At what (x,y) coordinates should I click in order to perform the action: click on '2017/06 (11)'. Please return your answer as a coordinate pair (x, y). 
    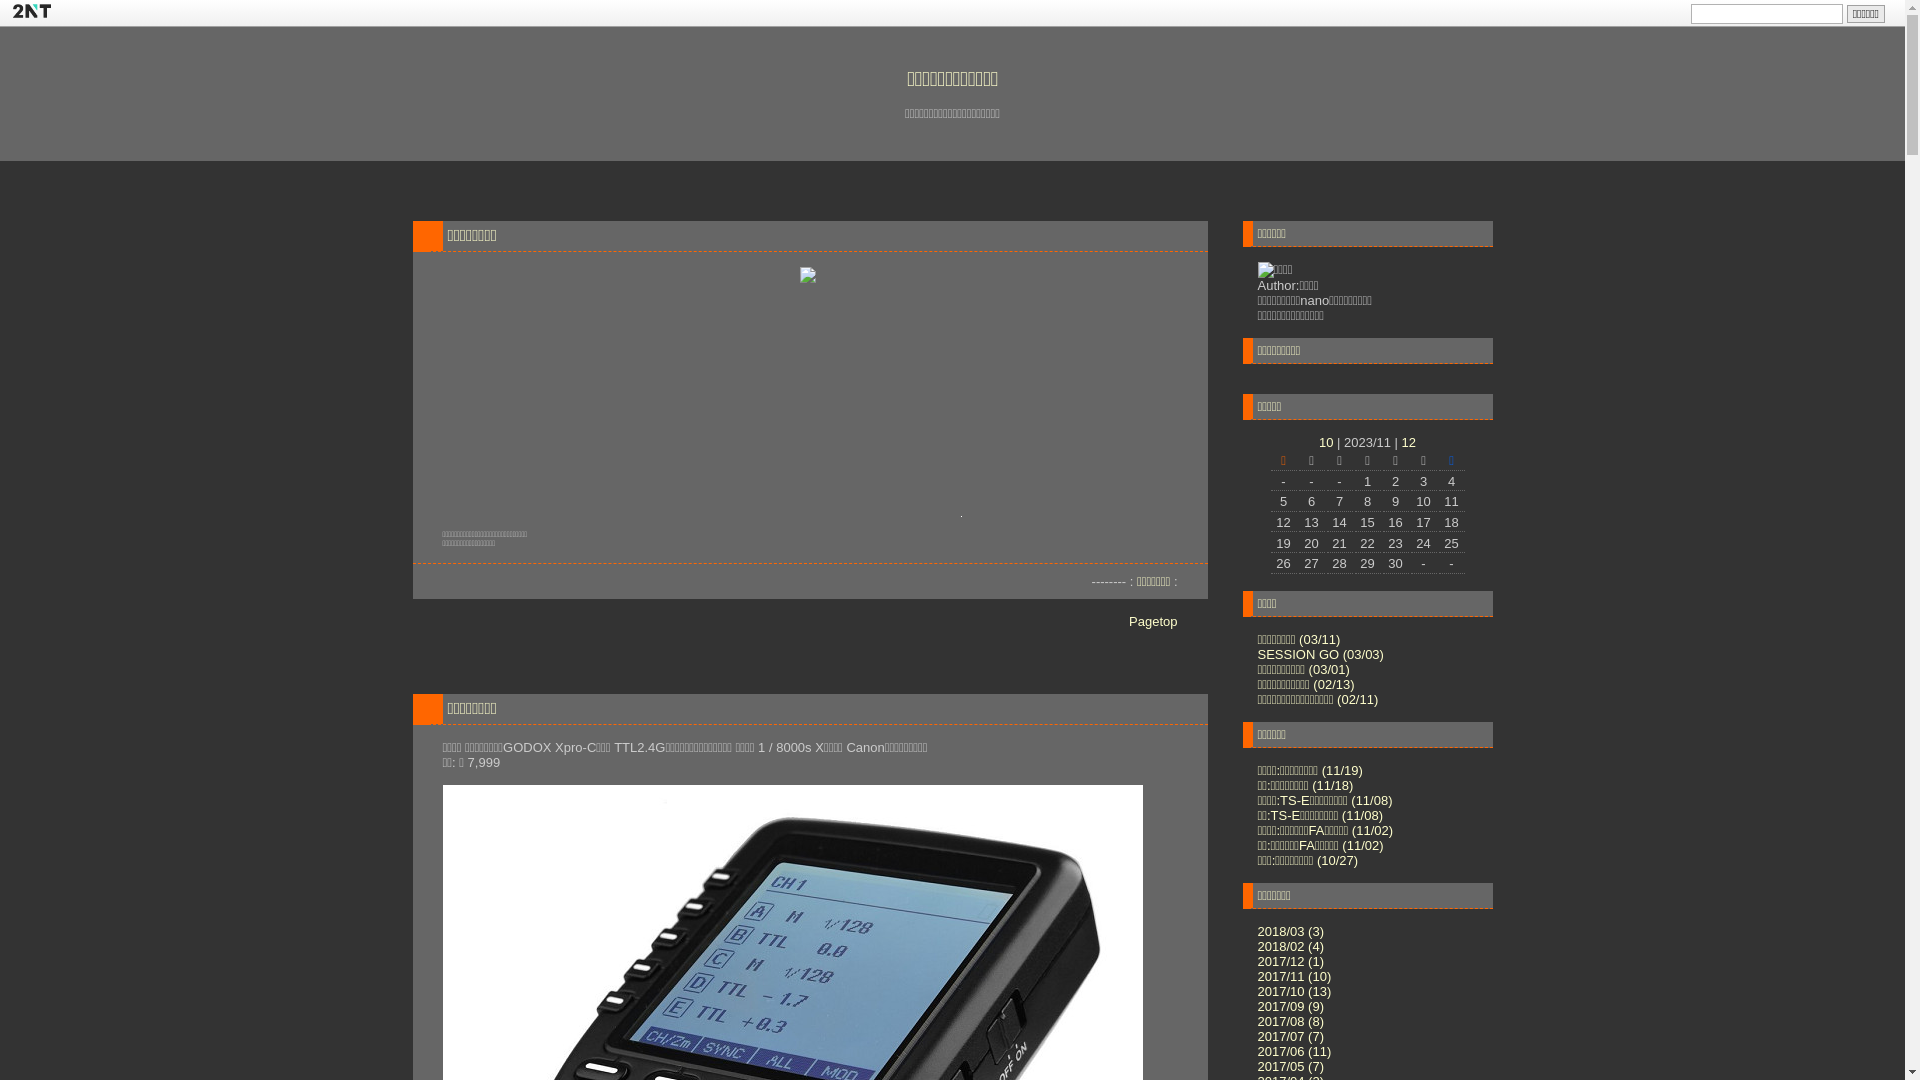
    Looking at the image, I should click on (1295, 1050).